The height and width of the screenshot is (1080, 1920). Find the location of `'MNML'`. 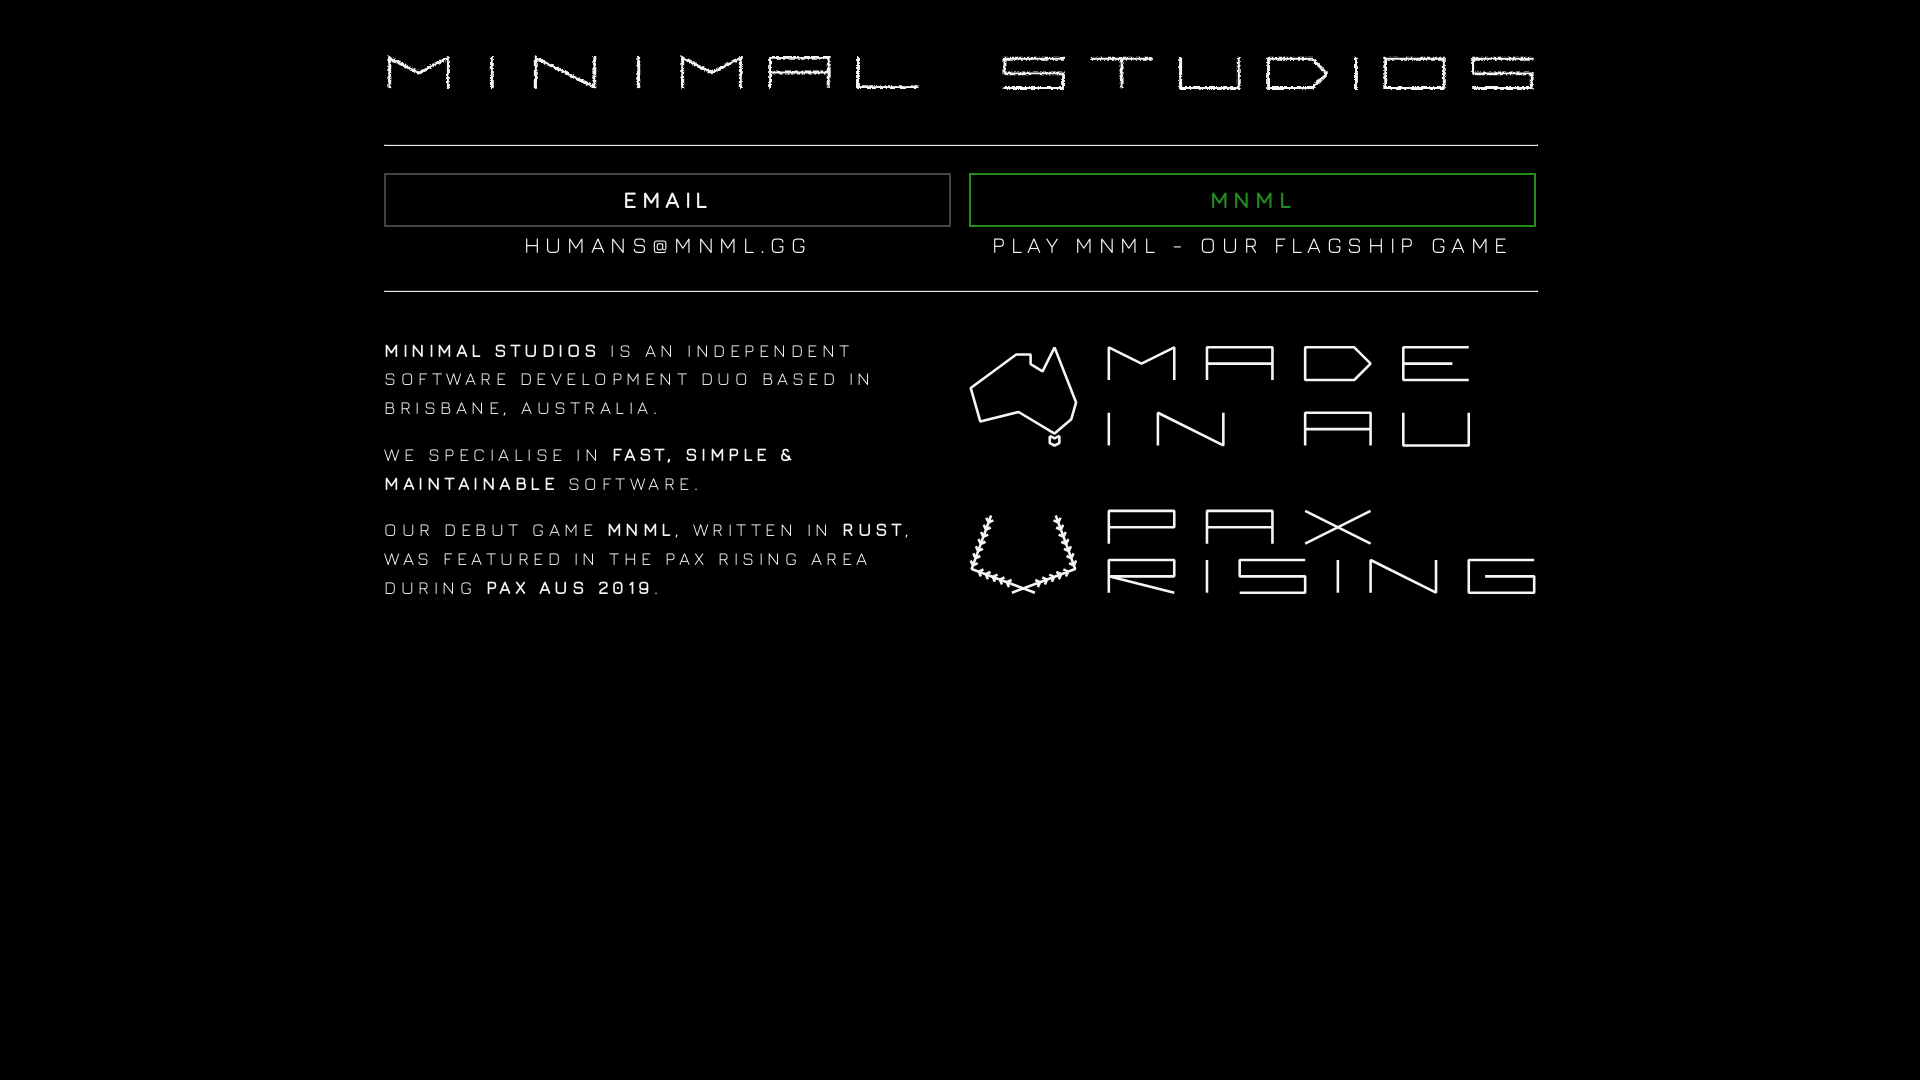

'MNML' is located at coordinates (1251, 200).